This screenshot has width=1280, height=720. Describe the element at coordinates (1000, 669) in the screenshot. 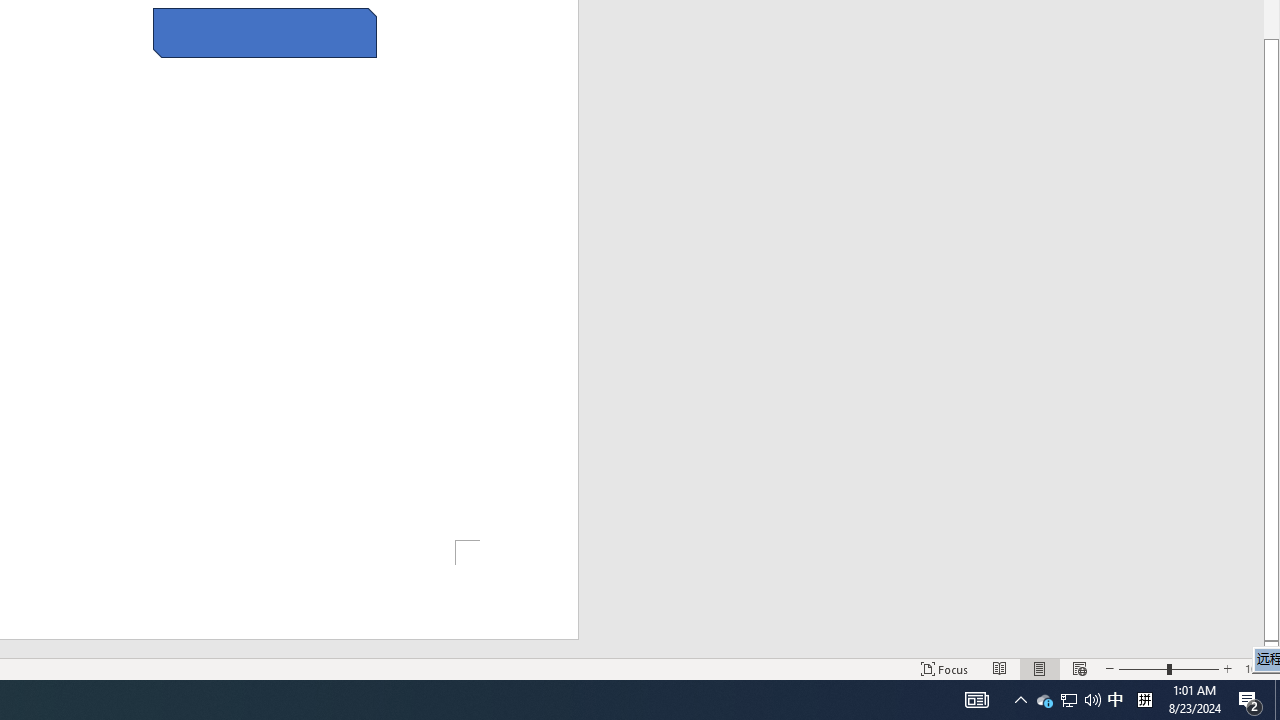

I see `'Read Mode'` at that location.